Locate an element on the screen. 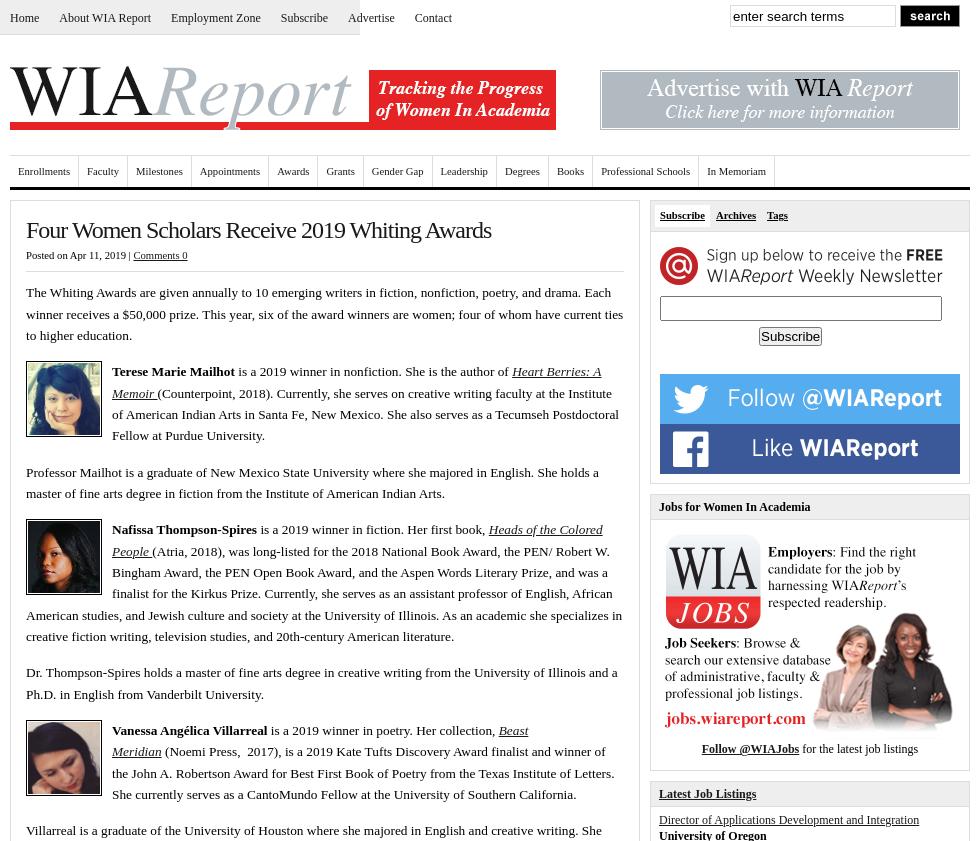 The image size is (980, 841). 'Posted on Apr 11, 2019 |' is located at coordinates (79, 254).